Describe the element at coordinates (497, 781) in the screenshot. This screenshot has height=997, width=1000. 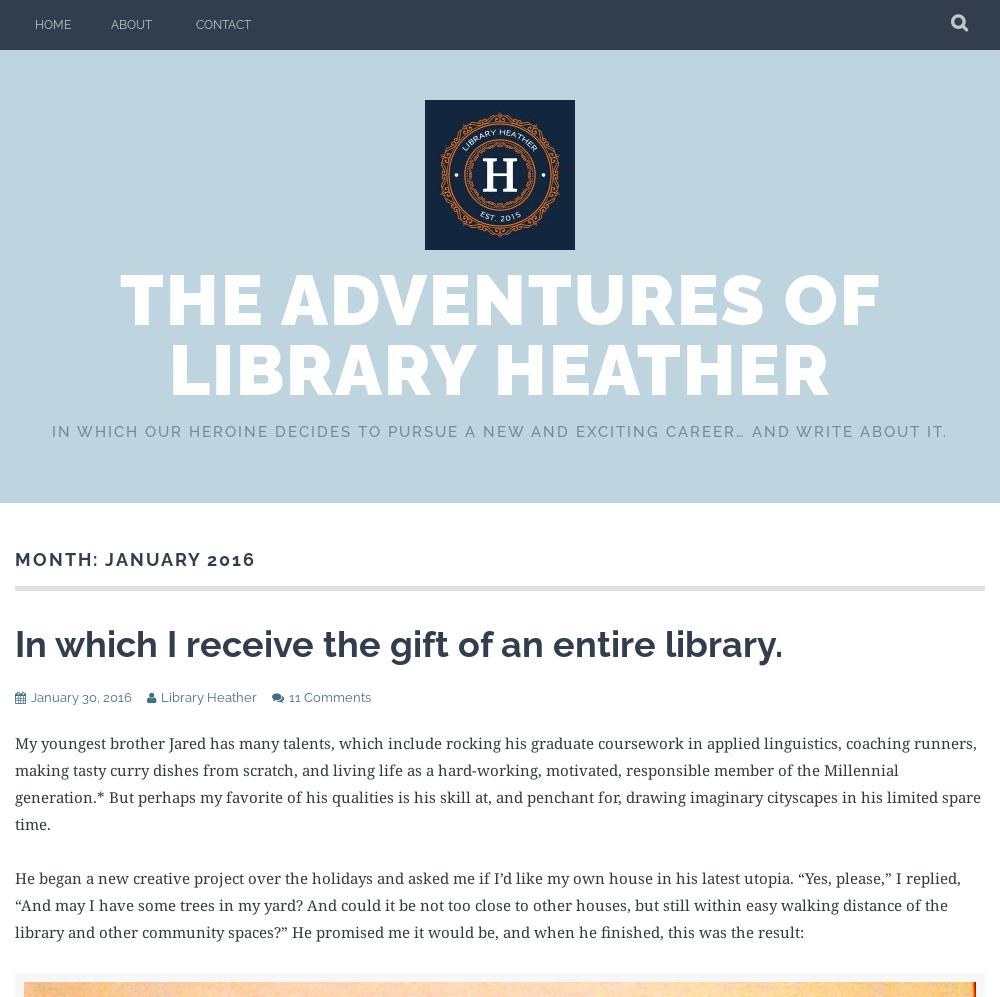
I see `'My youngest brother Jared has many talents, which include rocking his graduate coursework in applied linguistics, coaching runners, making tasty curry dishes from scratch, and living life as a hard-working, motivated, responsible member of the Millennial generation.* But perhaps my favorite of his qualities is his skill at, and penchant for, drawing imaginary cityscapes in his limited spare time.'` at that location.